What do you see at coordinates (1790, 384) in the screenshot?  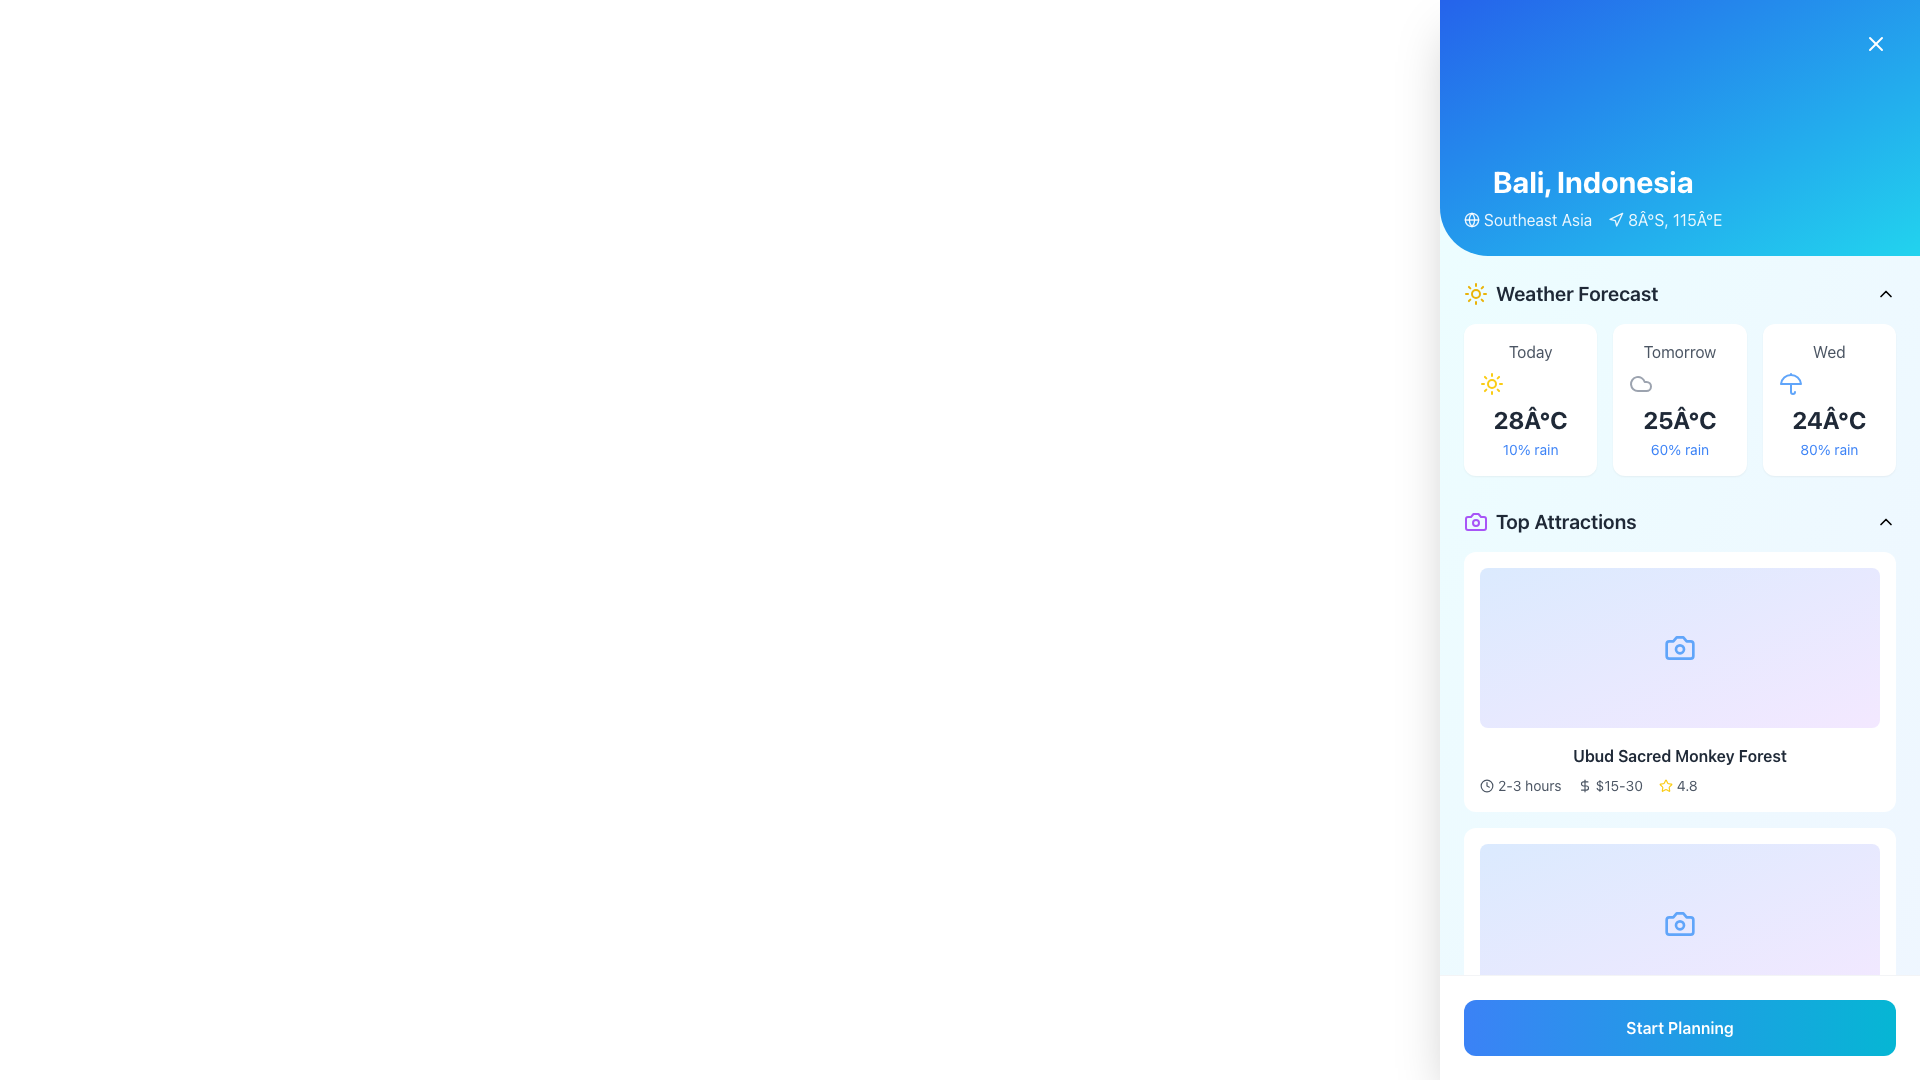 I see `the blue umbrella icon in the Weather Forecast section` at bounding box center [1790, 384].